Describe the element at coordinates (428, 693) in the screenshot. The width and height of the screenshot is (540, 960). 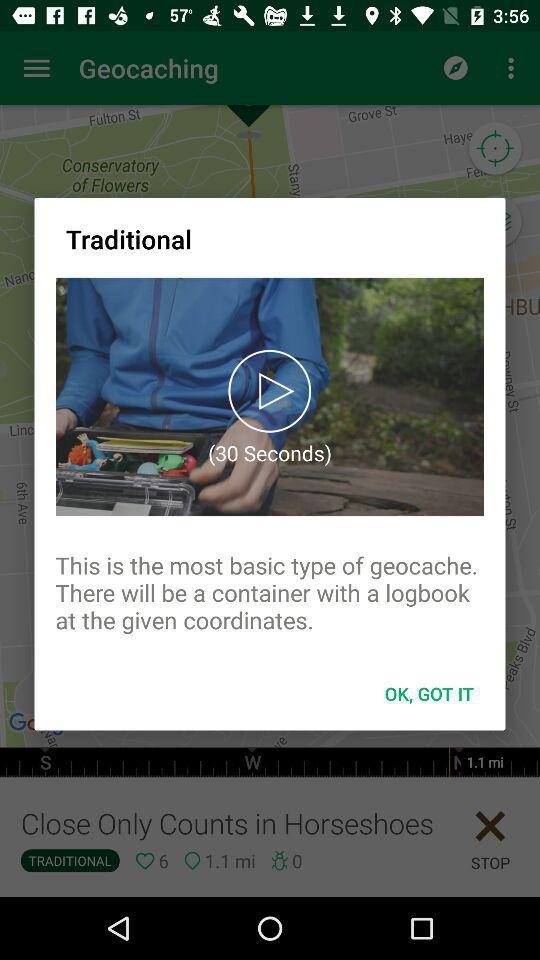
I see `item below the this is the item` at that location.